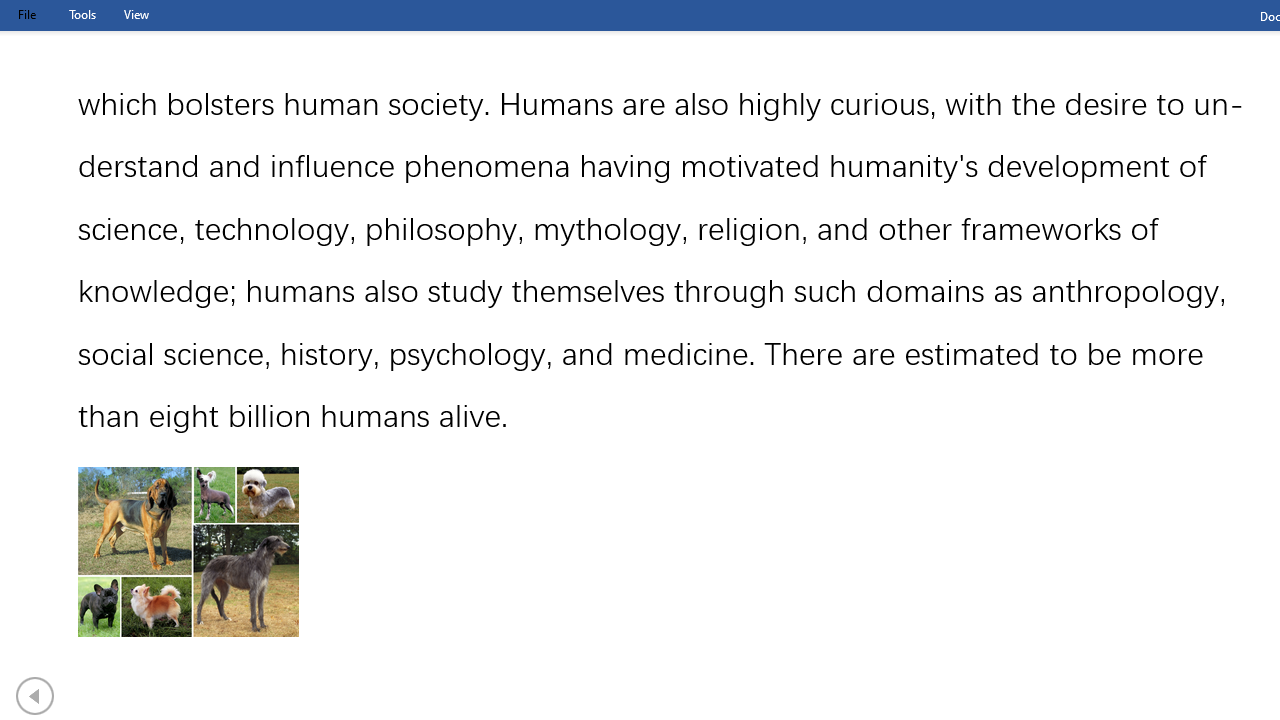 The width and height of the screenshot is (1280, 720). I want to click on 'Tools', so click(81, 14).